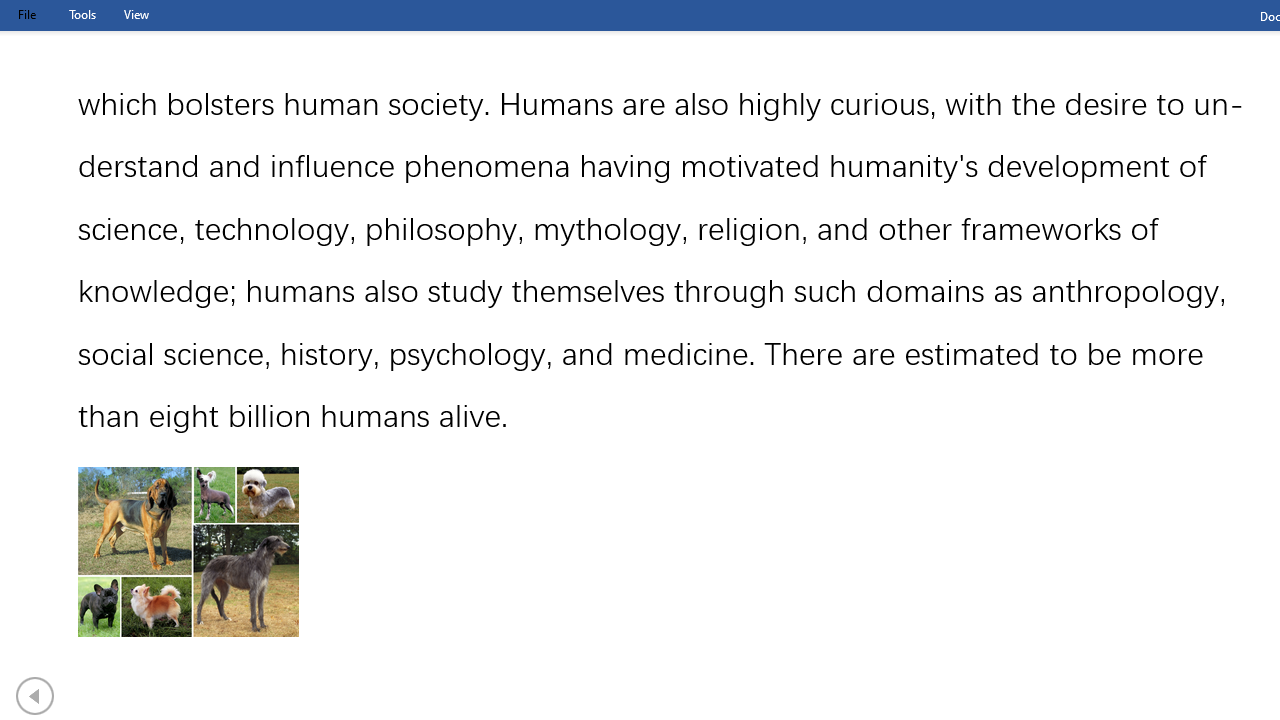 The width and height of the screenshot is (1280, 720). I want to click on 'Tools', so click(81, 14).